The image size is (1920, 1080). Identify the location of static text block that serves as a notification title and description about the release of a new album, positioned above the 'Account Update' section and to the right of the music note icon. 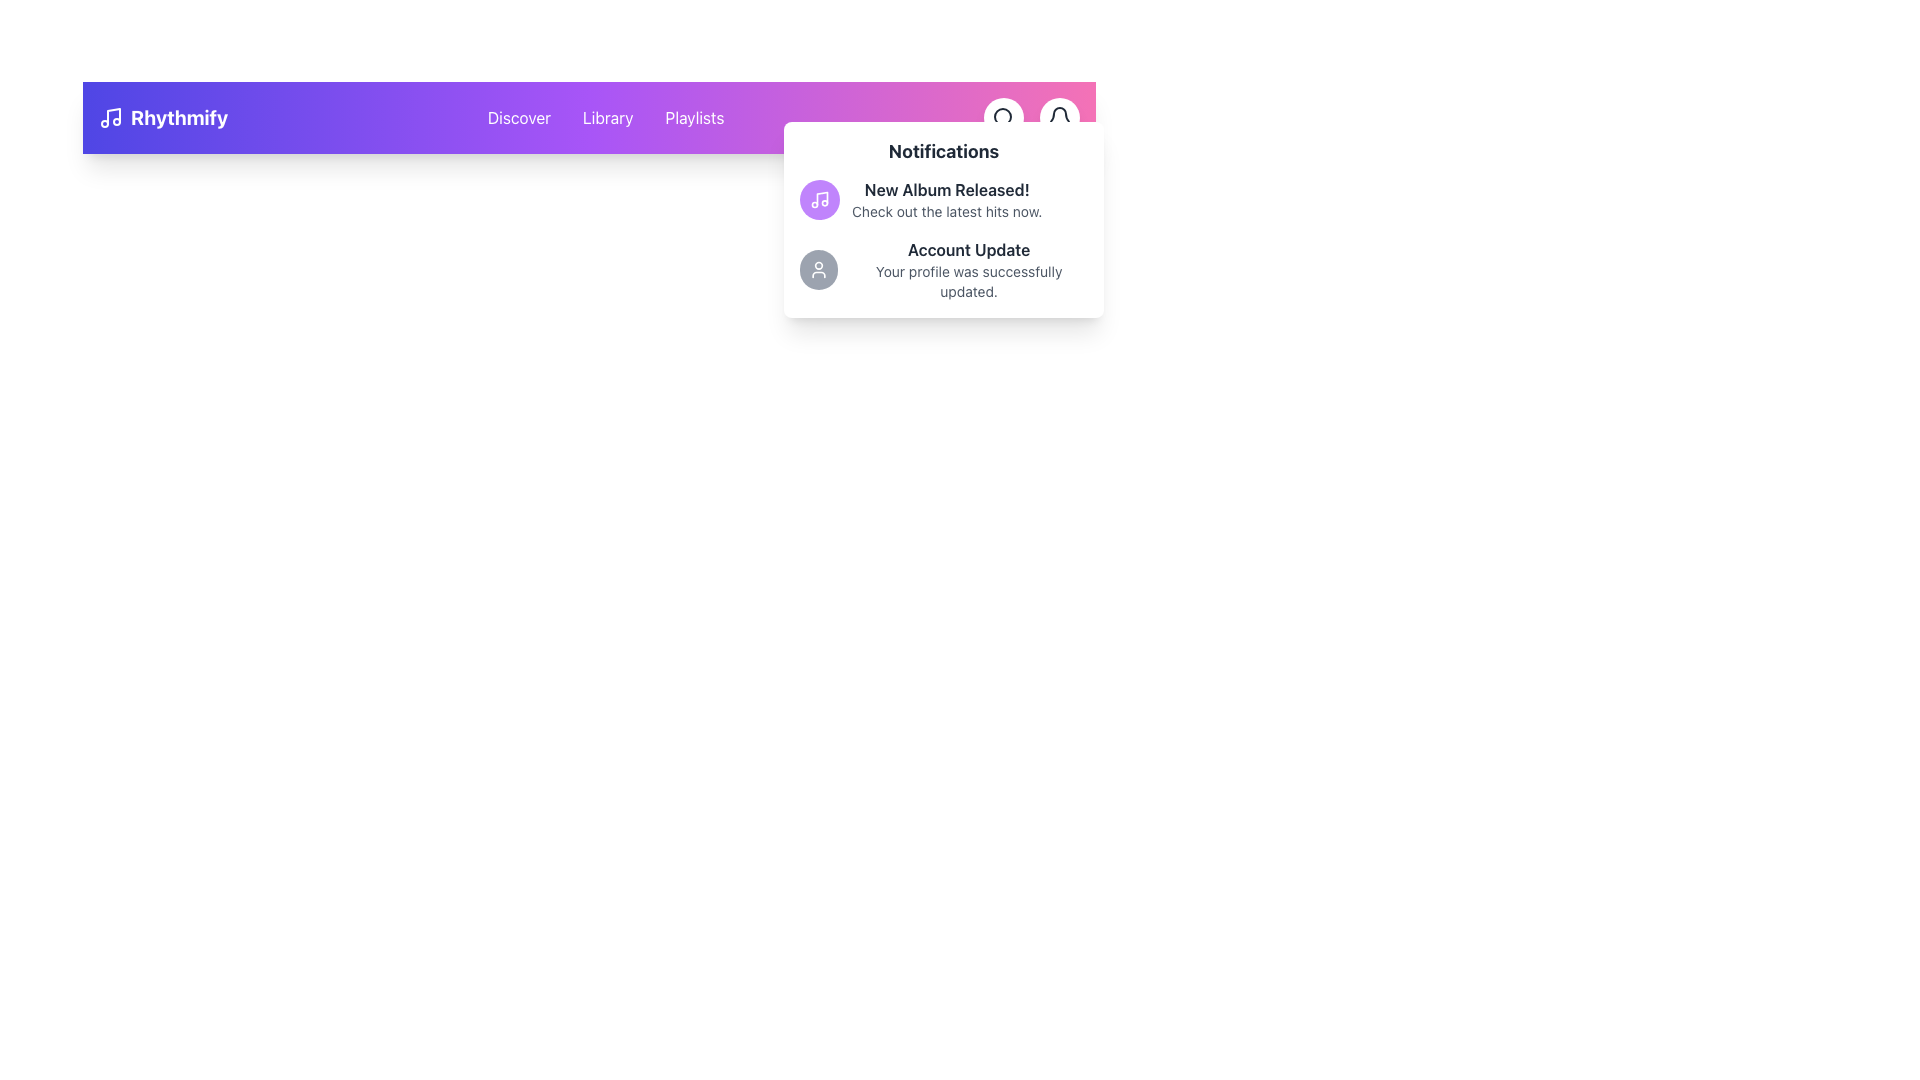
(946, 200).